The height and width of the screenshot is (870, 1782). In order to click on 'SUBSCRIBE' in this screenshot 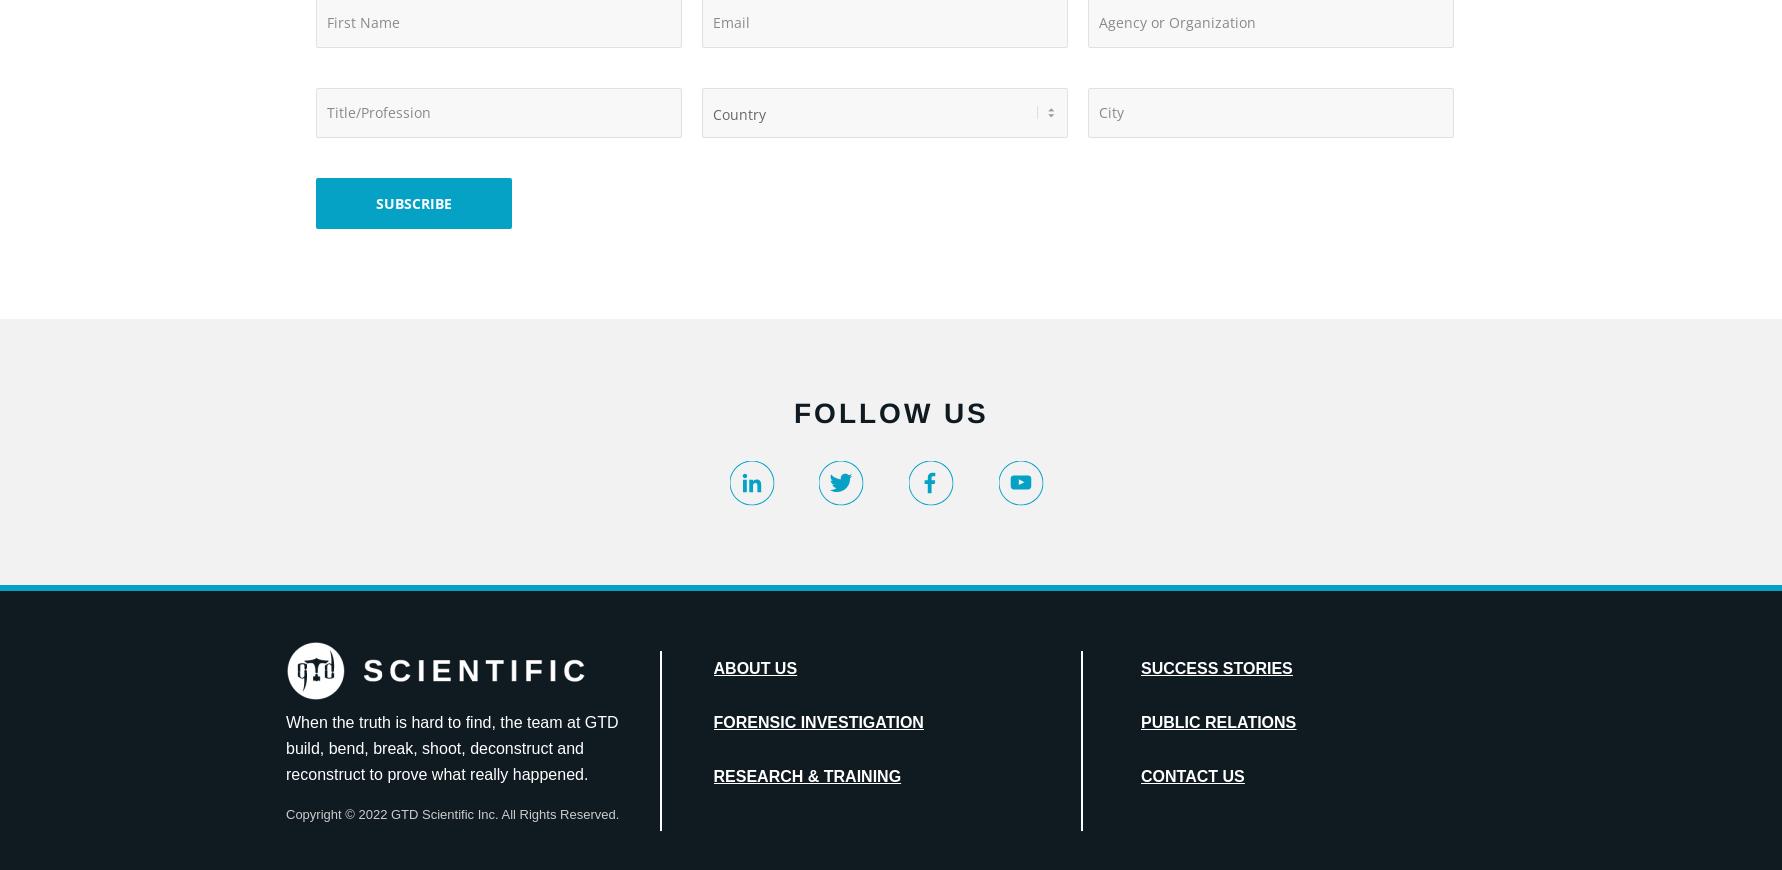, I will do `click(413, 201)`.